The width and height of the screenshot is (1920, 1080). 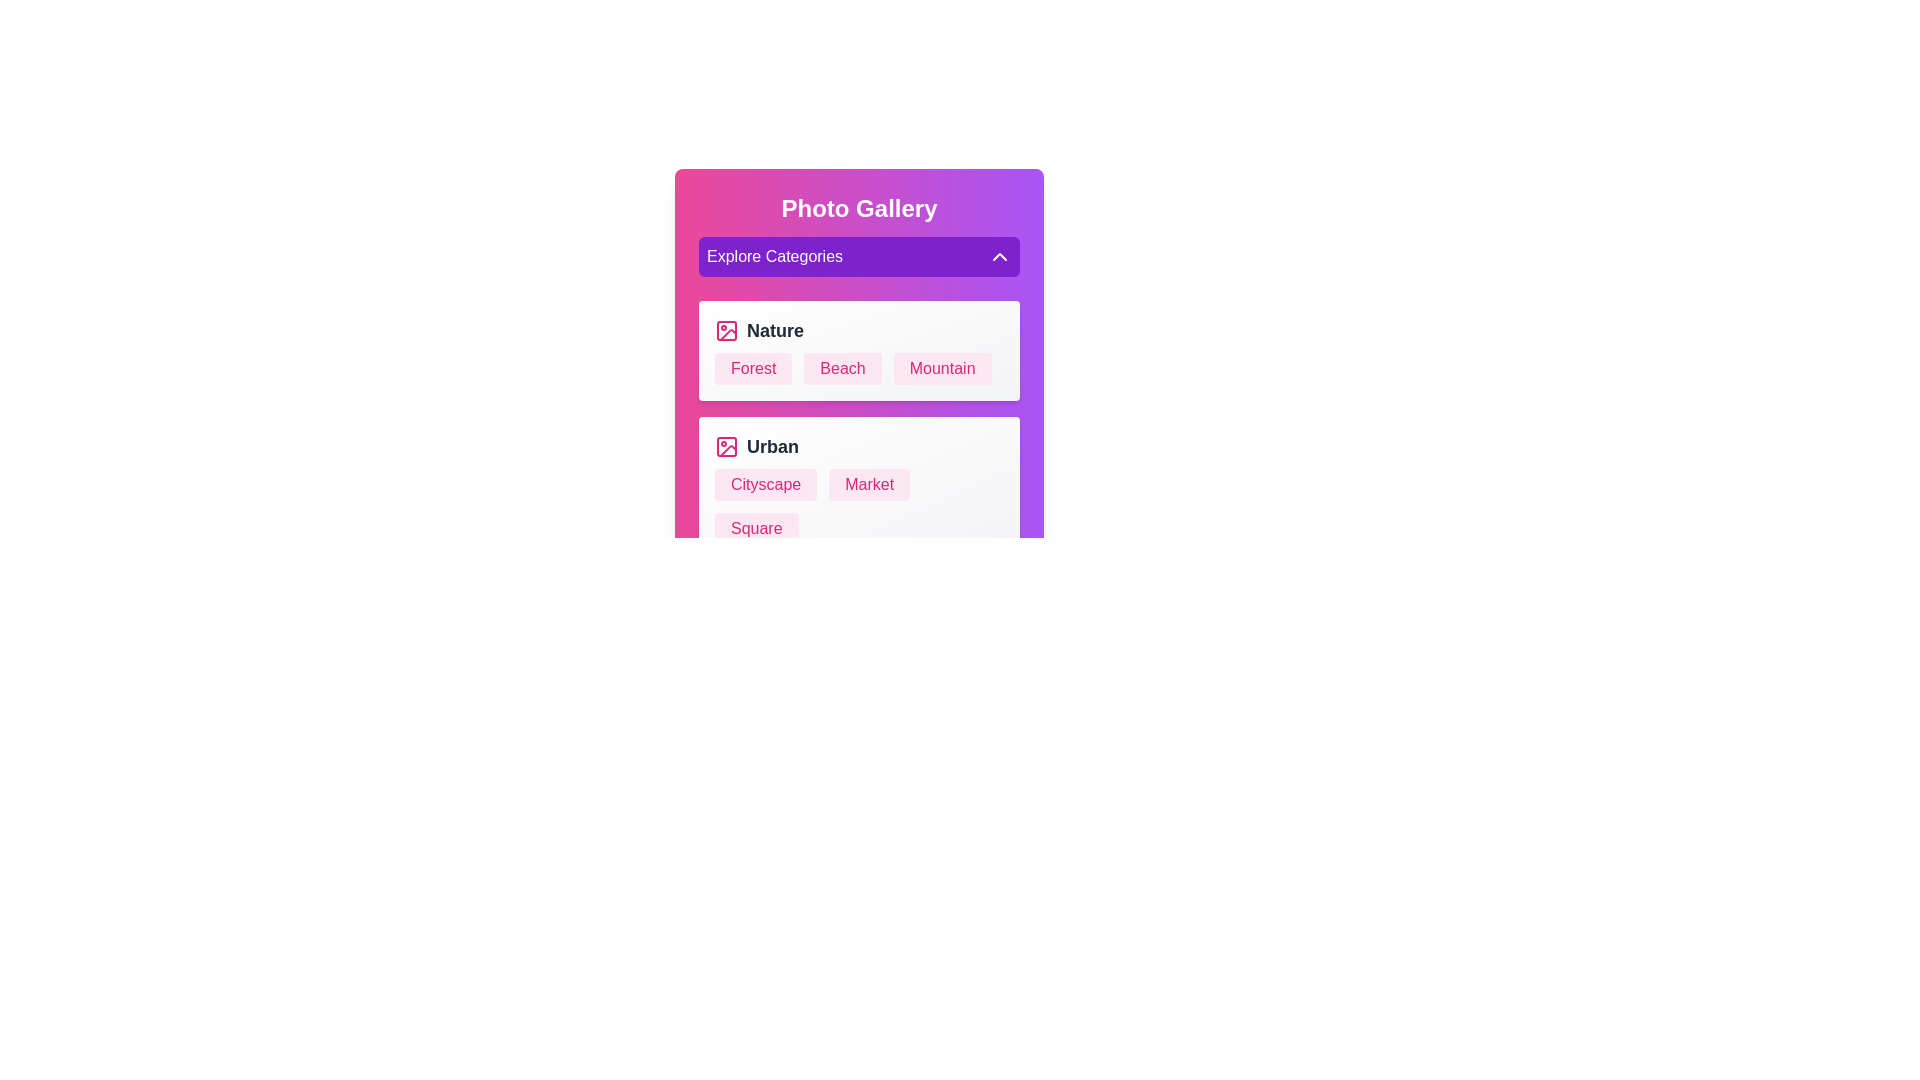 I want to click on the photo name Market to select it, so click(x=869, y=485).